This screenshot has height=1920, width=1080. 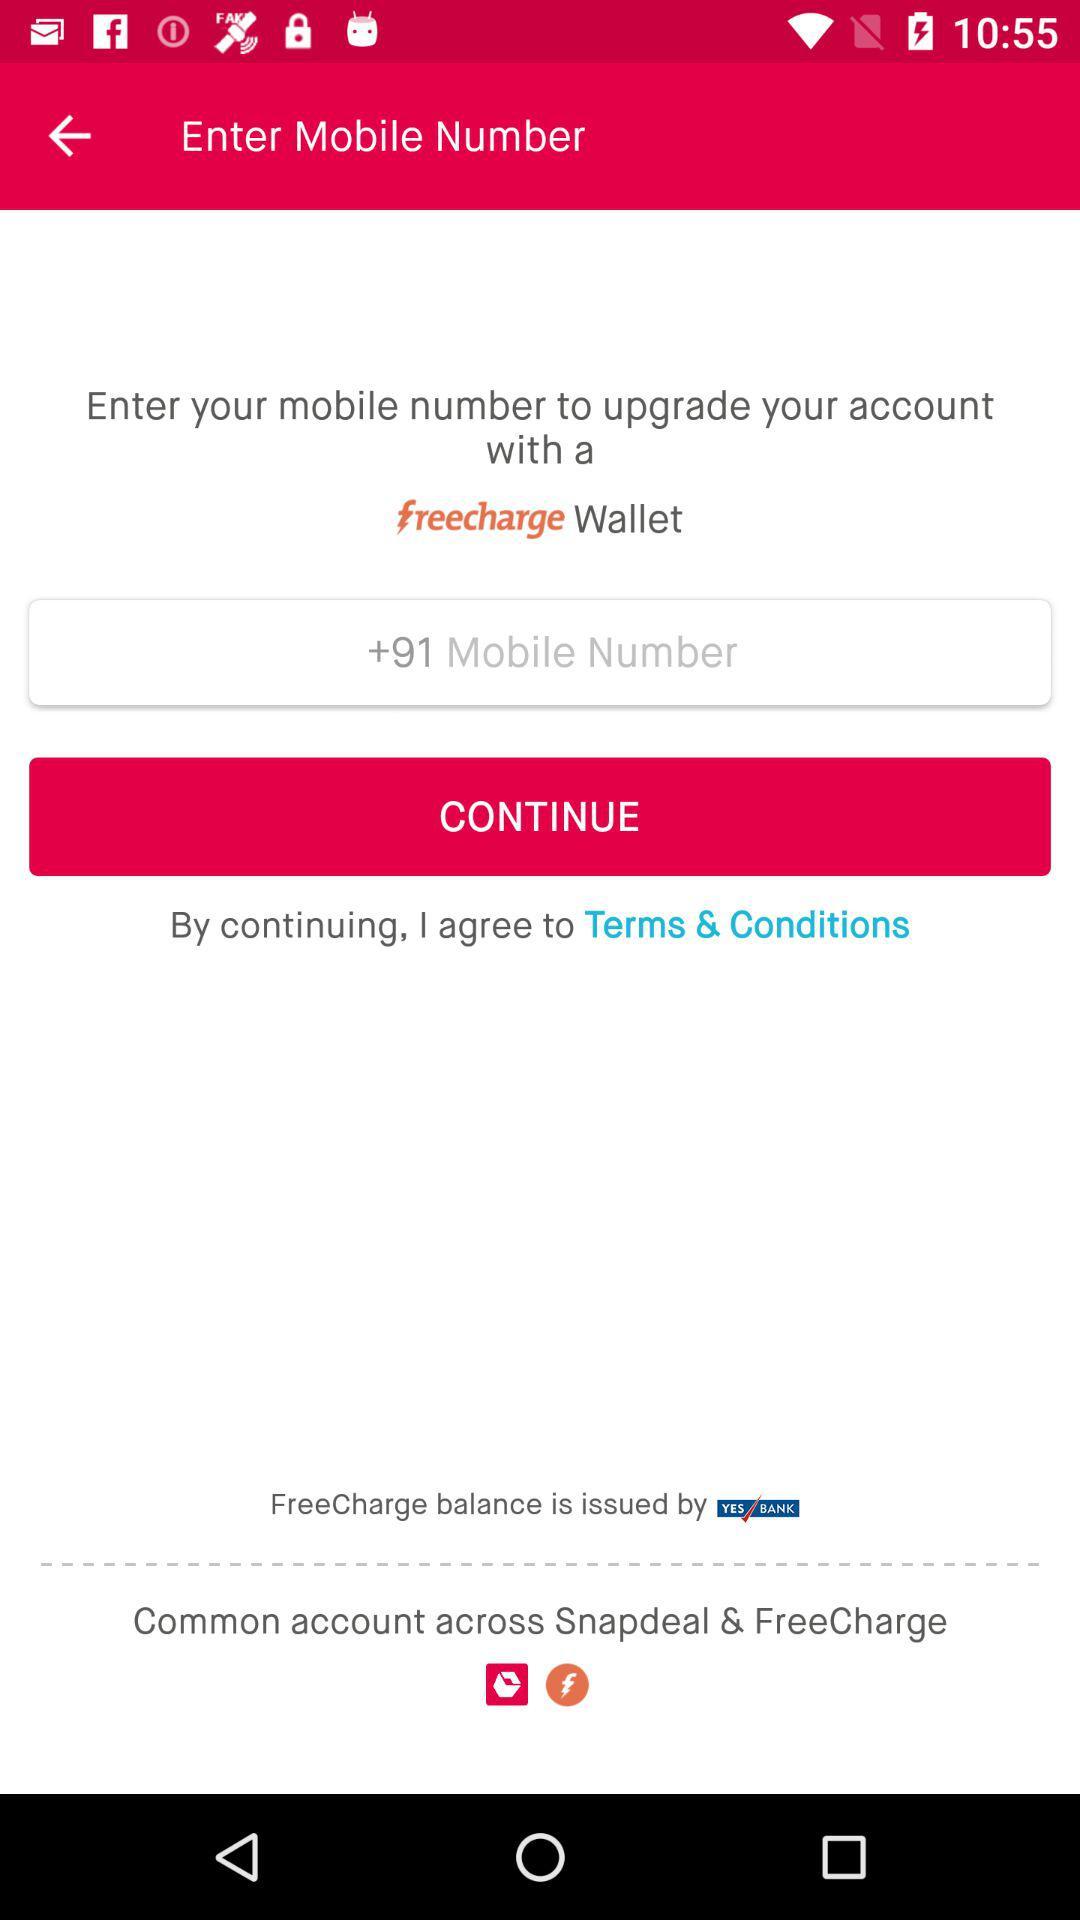 I want to click on free charge icon at bottom of the page, so click(x=567, y=1683).